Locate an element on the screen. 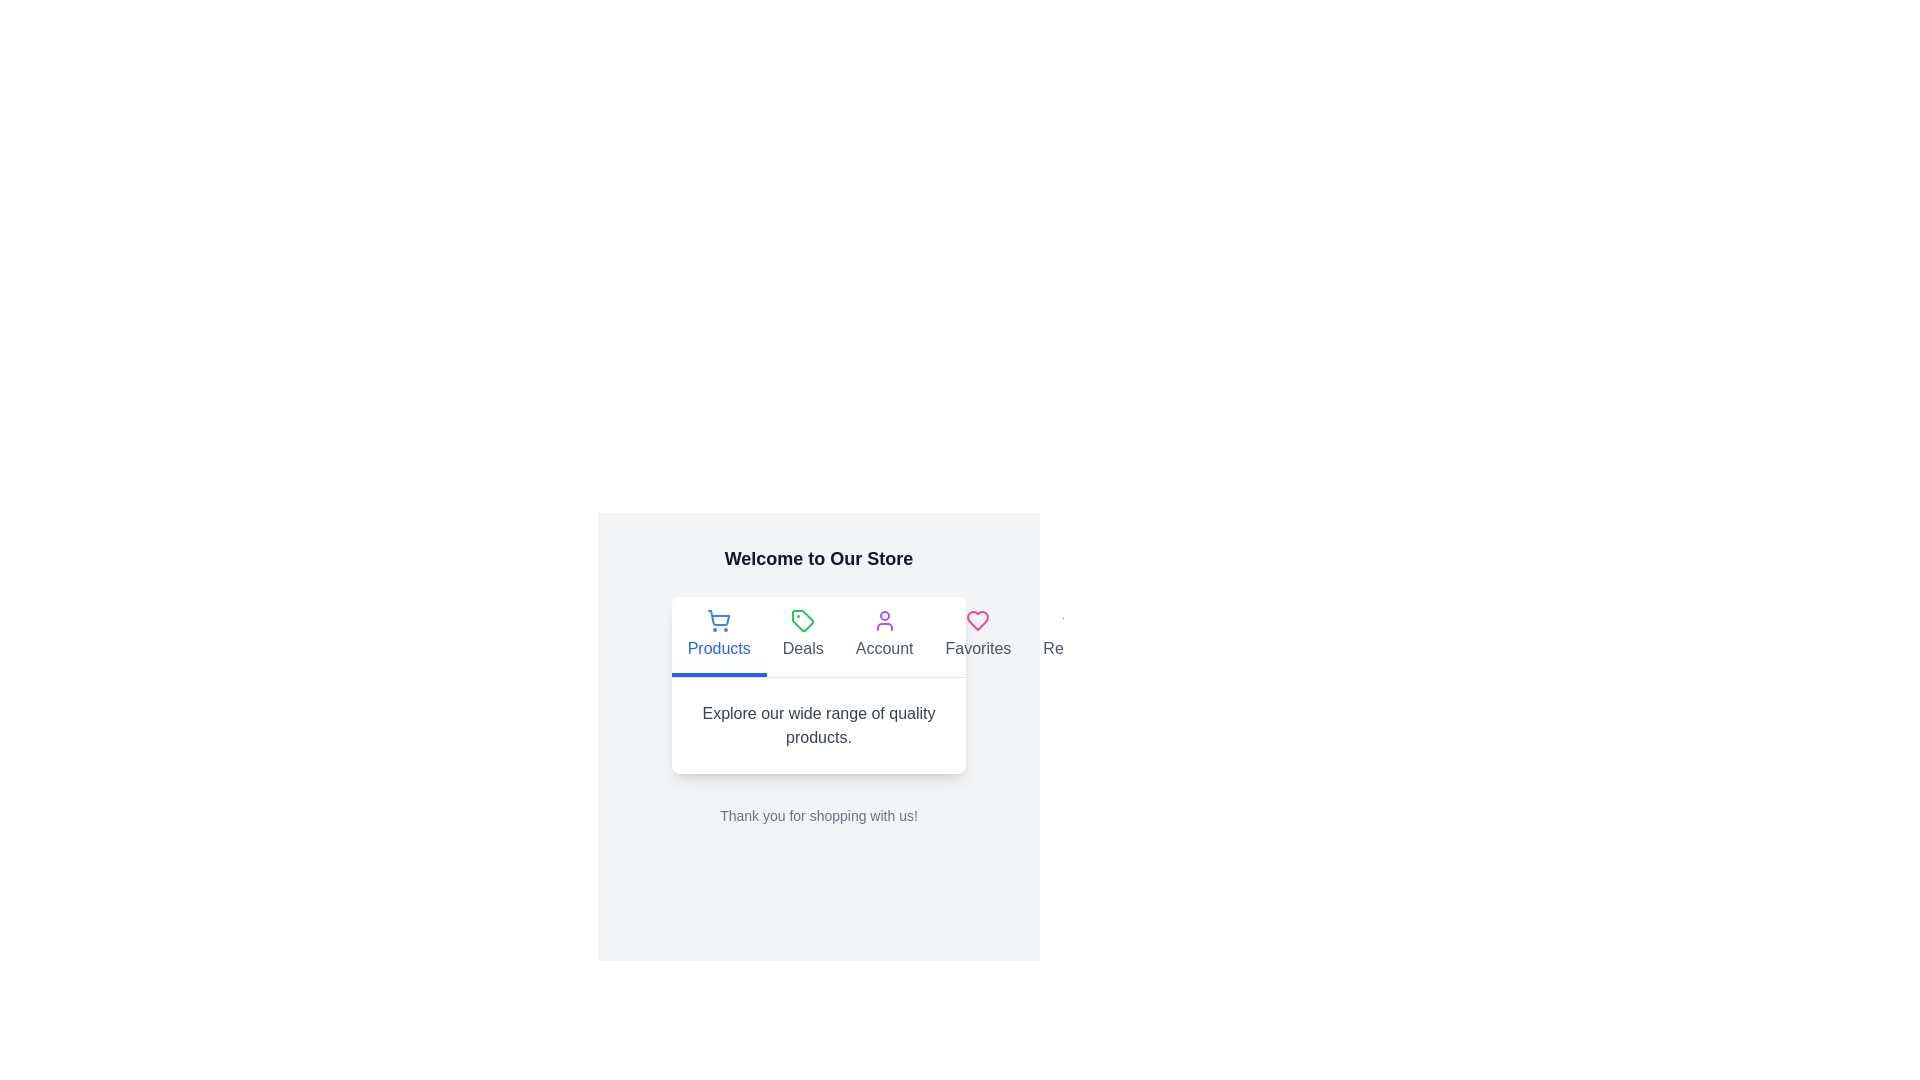 Image resolution: width=1920 pixels, height=1080 pixels. the 'Deals' menu tab, which is the second element in the horizontal menu bar is located at coordinates (803, 636).